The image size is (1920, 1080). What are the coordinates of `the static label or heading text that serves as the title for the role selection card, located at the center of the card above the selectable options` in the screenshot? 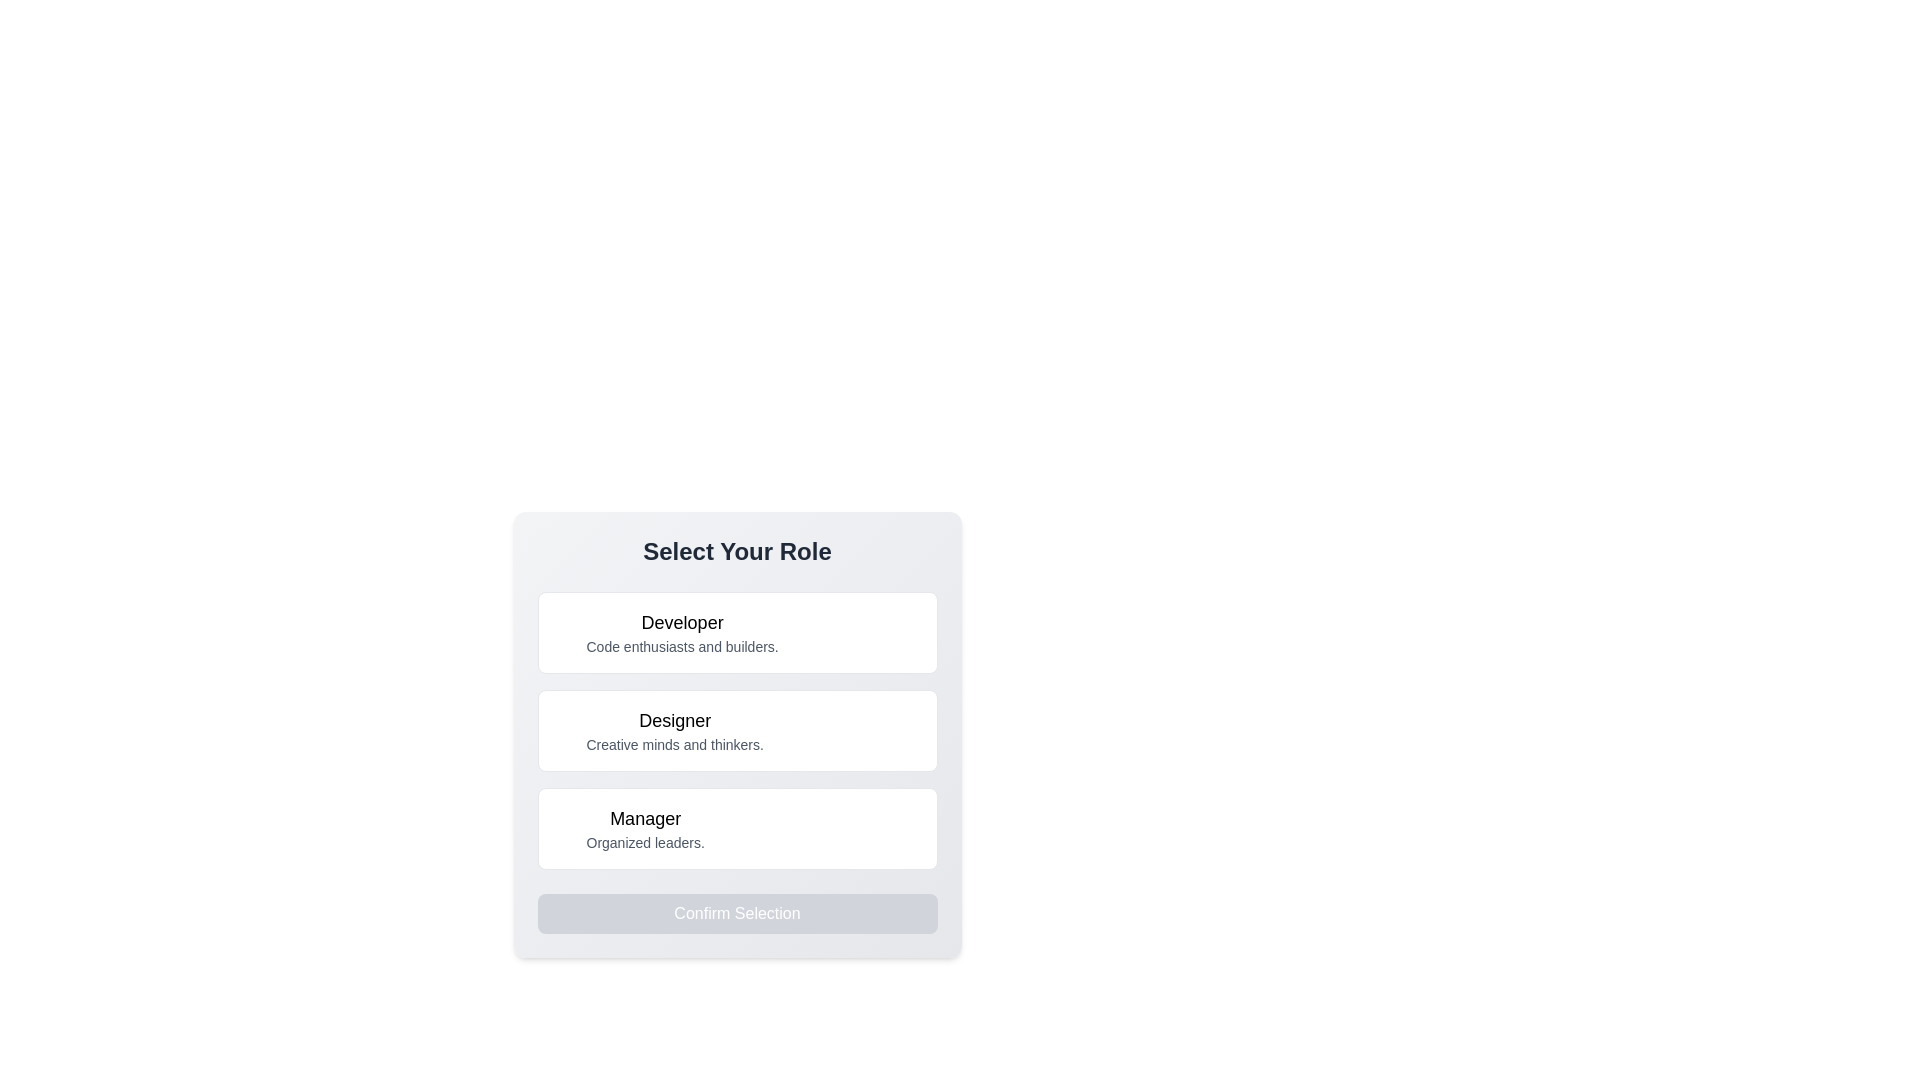 It's located at (736, 551).